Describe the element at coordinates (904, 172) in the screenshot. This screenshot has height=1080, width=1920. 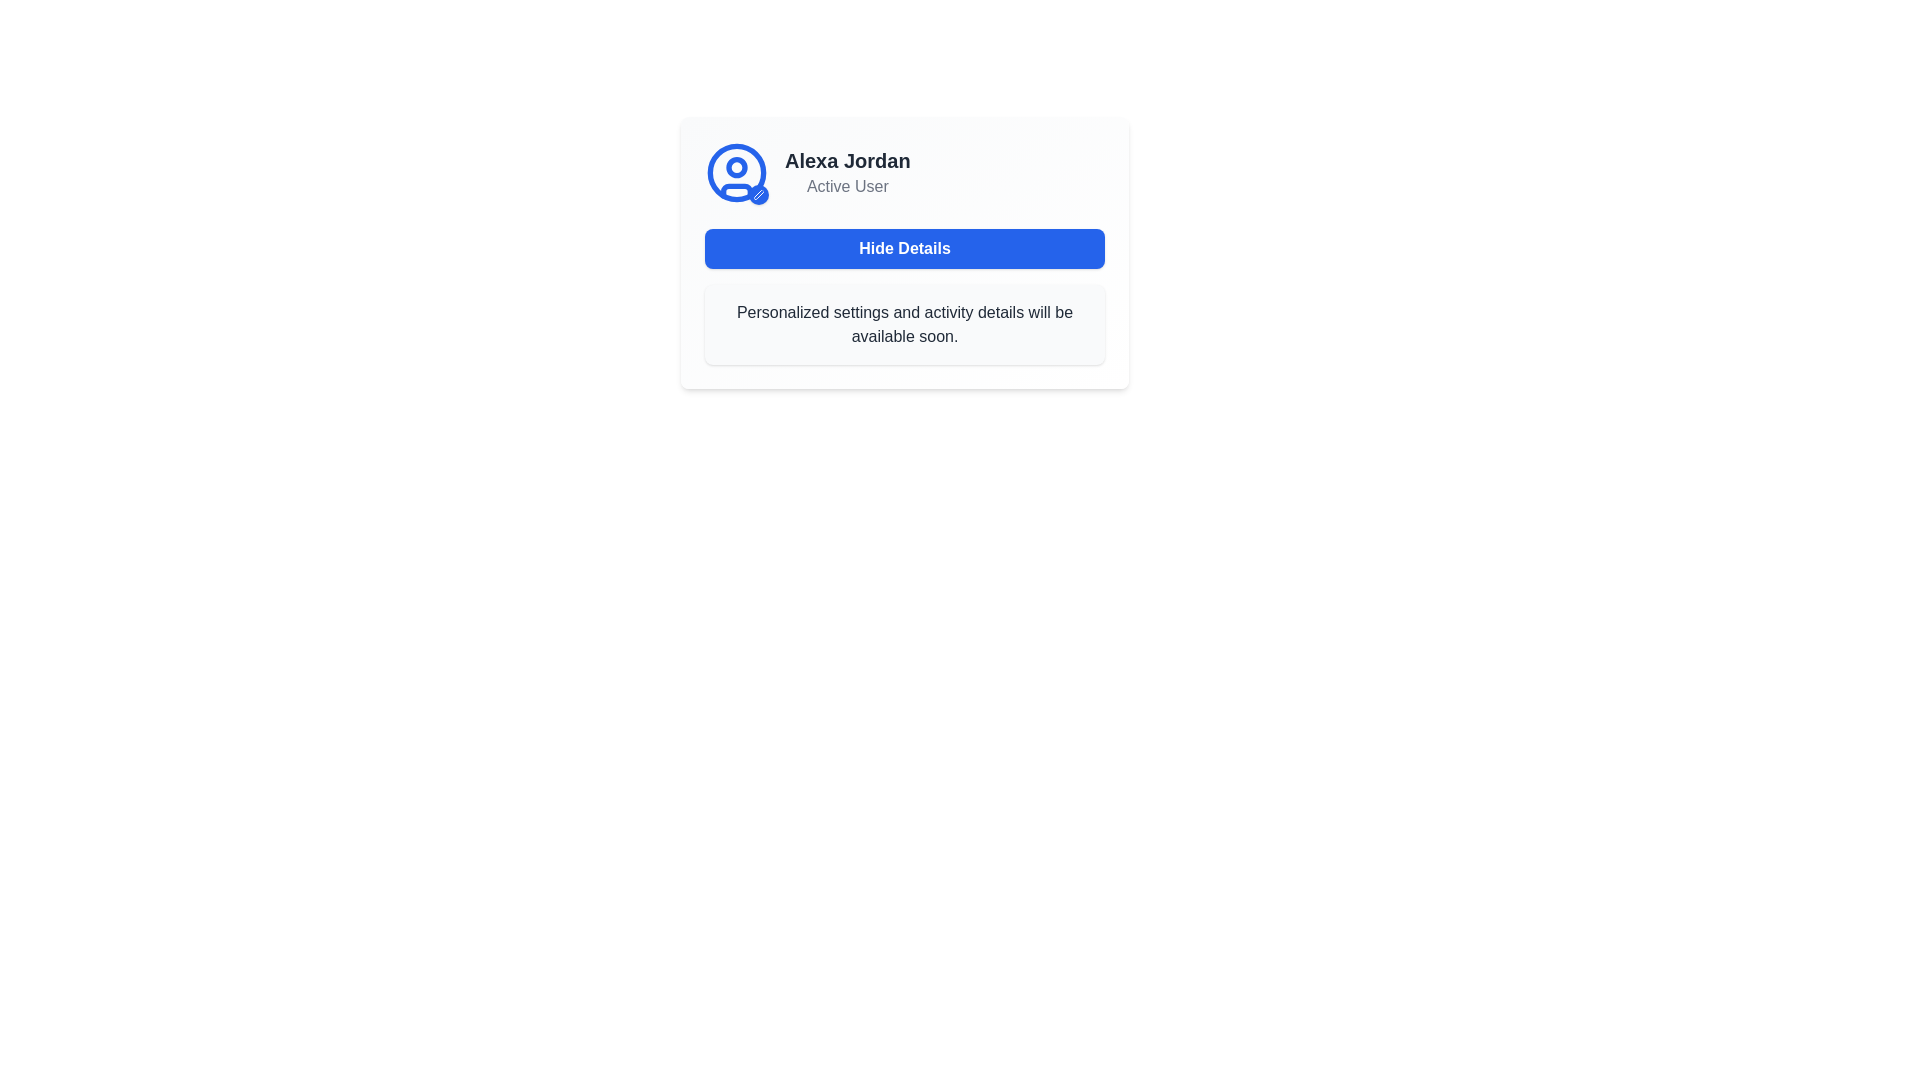
I see `the informational label or profile header that displays the user's name and status ('Active User') located at the top of the profile card` at that location.